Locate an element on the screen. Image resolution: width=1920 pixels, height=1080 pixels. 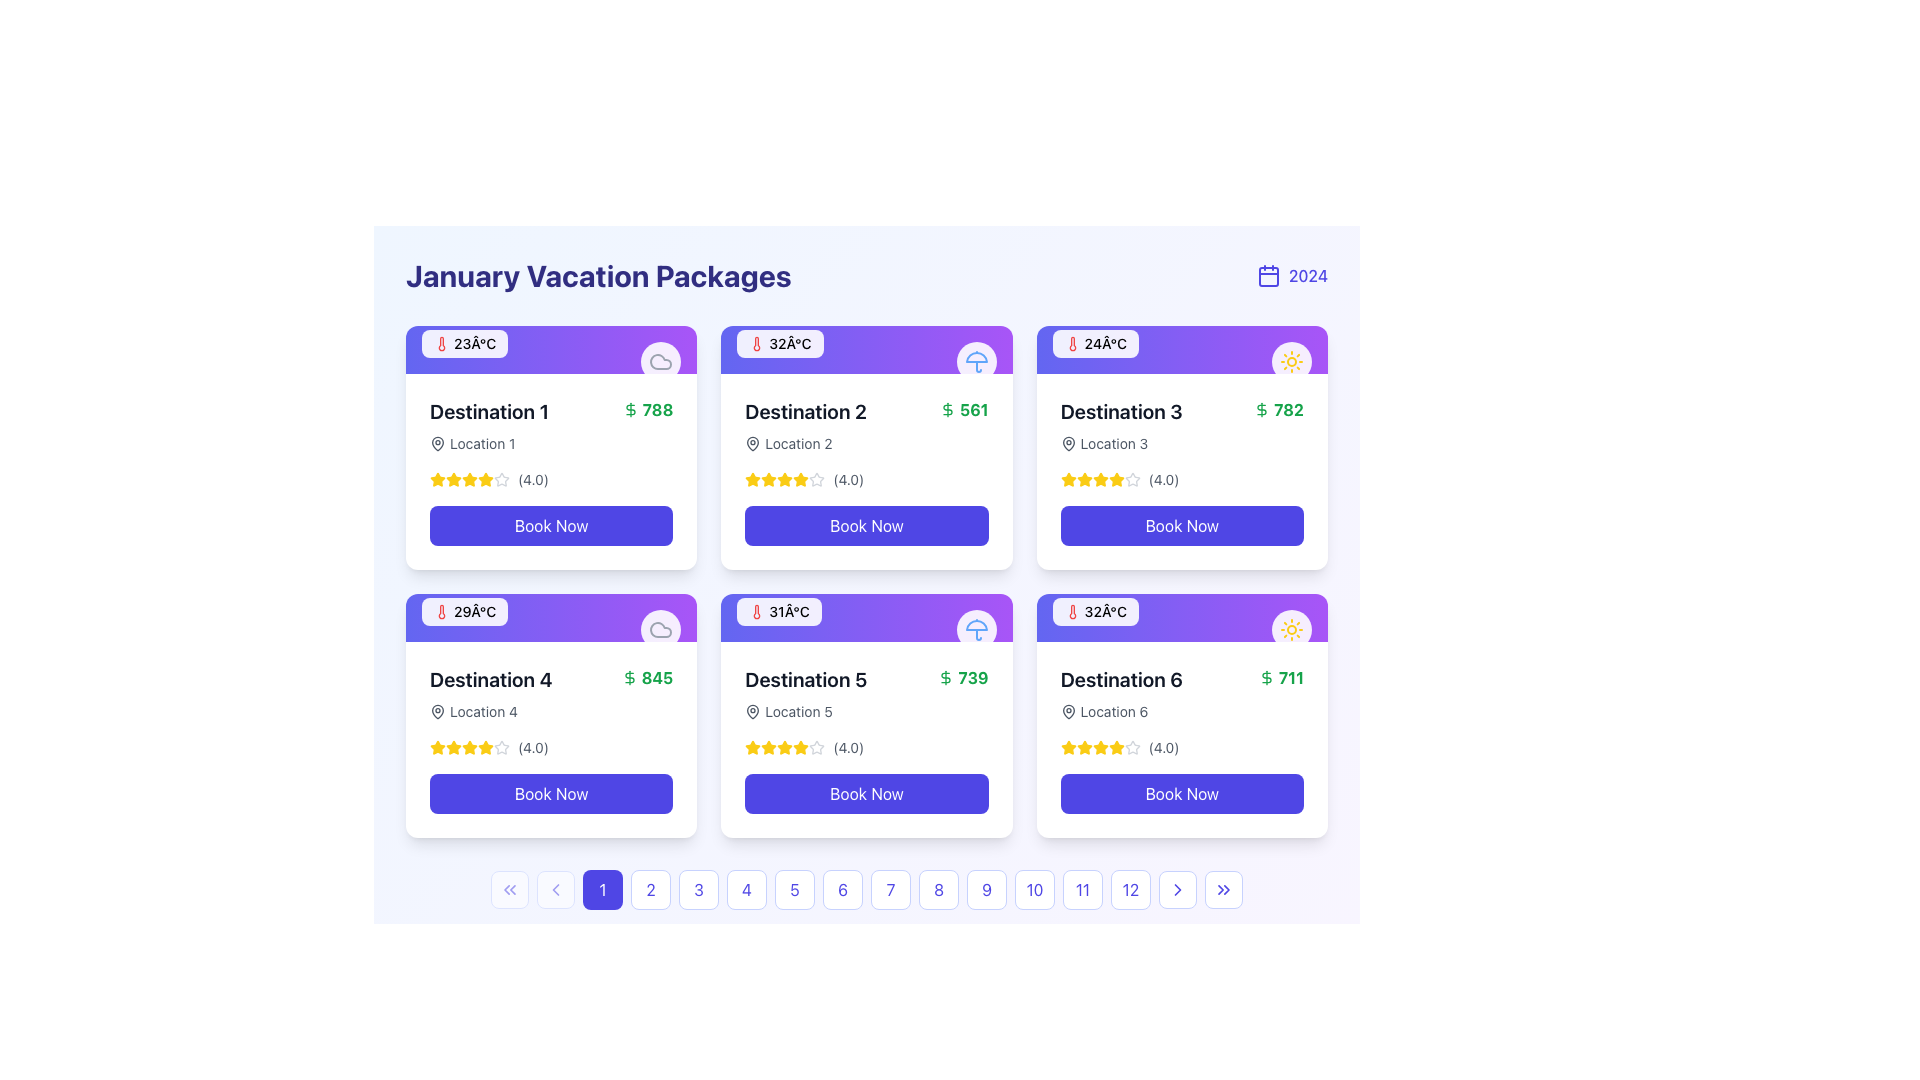
the fifth yellow star icon in the rating system, which is part of the sixth card in a grid layout, indicating a rating of '(4.0)' is located at coordinates (1115, 748).